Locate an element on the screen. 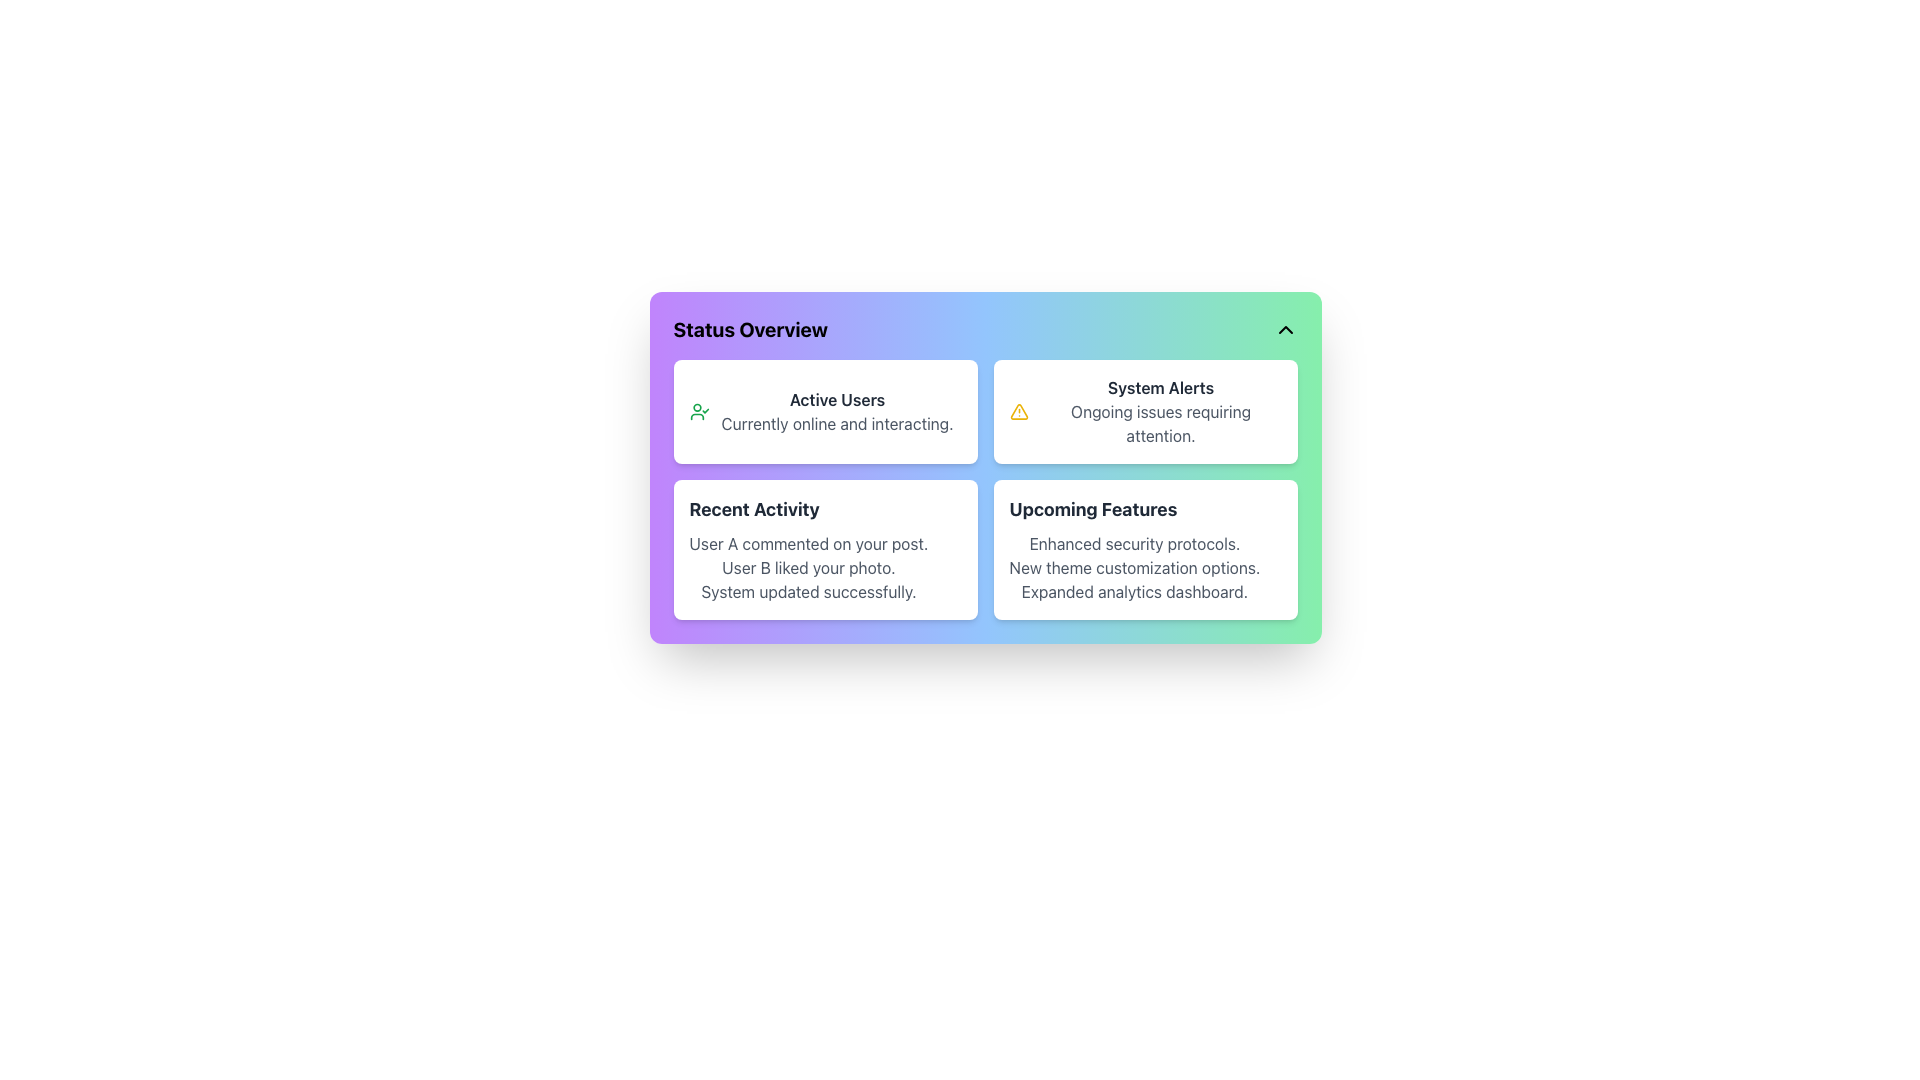 The image size is (1920, 1080). the status icon indicating active users, which is located on the left side of the text content in the 'Active Users' card is located at coordinates (699, 411).